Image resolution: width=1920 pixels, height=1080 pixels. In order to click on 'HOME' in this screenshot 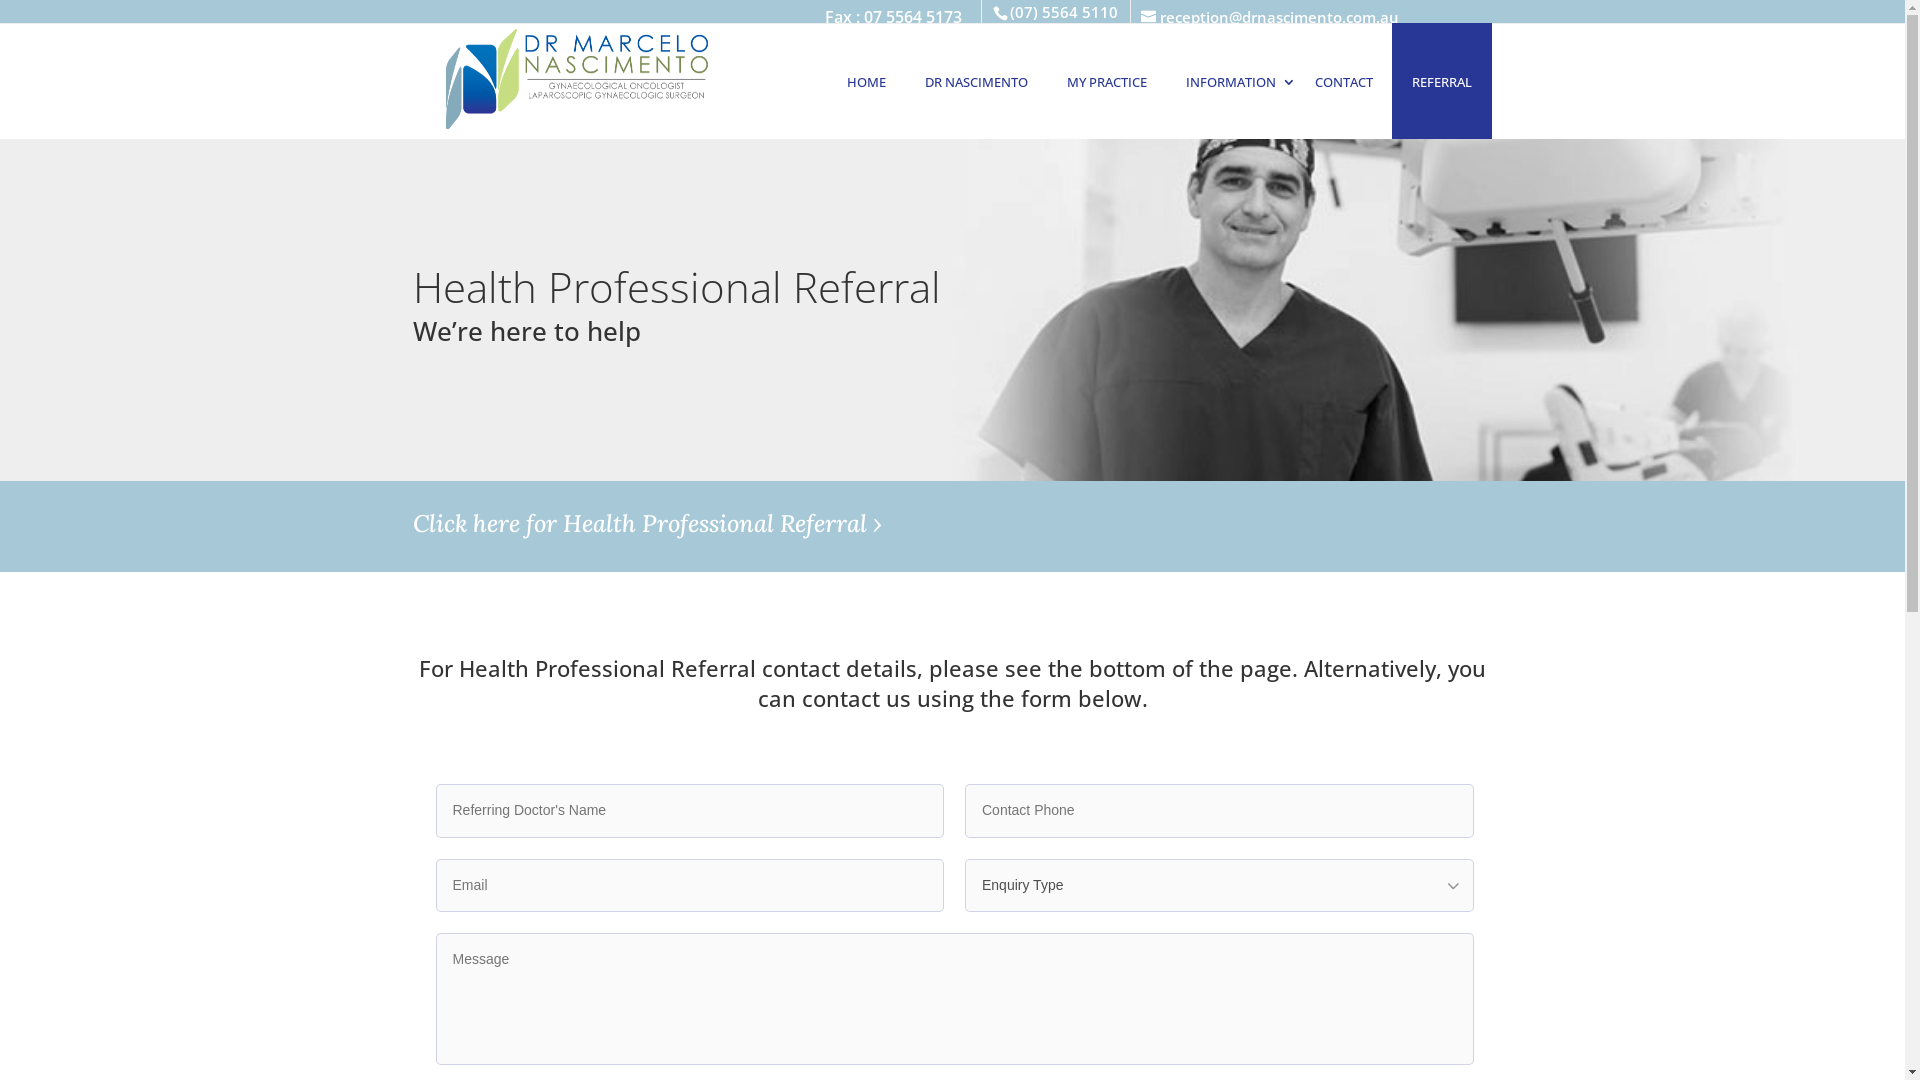, I will do `click(866, 80)`.